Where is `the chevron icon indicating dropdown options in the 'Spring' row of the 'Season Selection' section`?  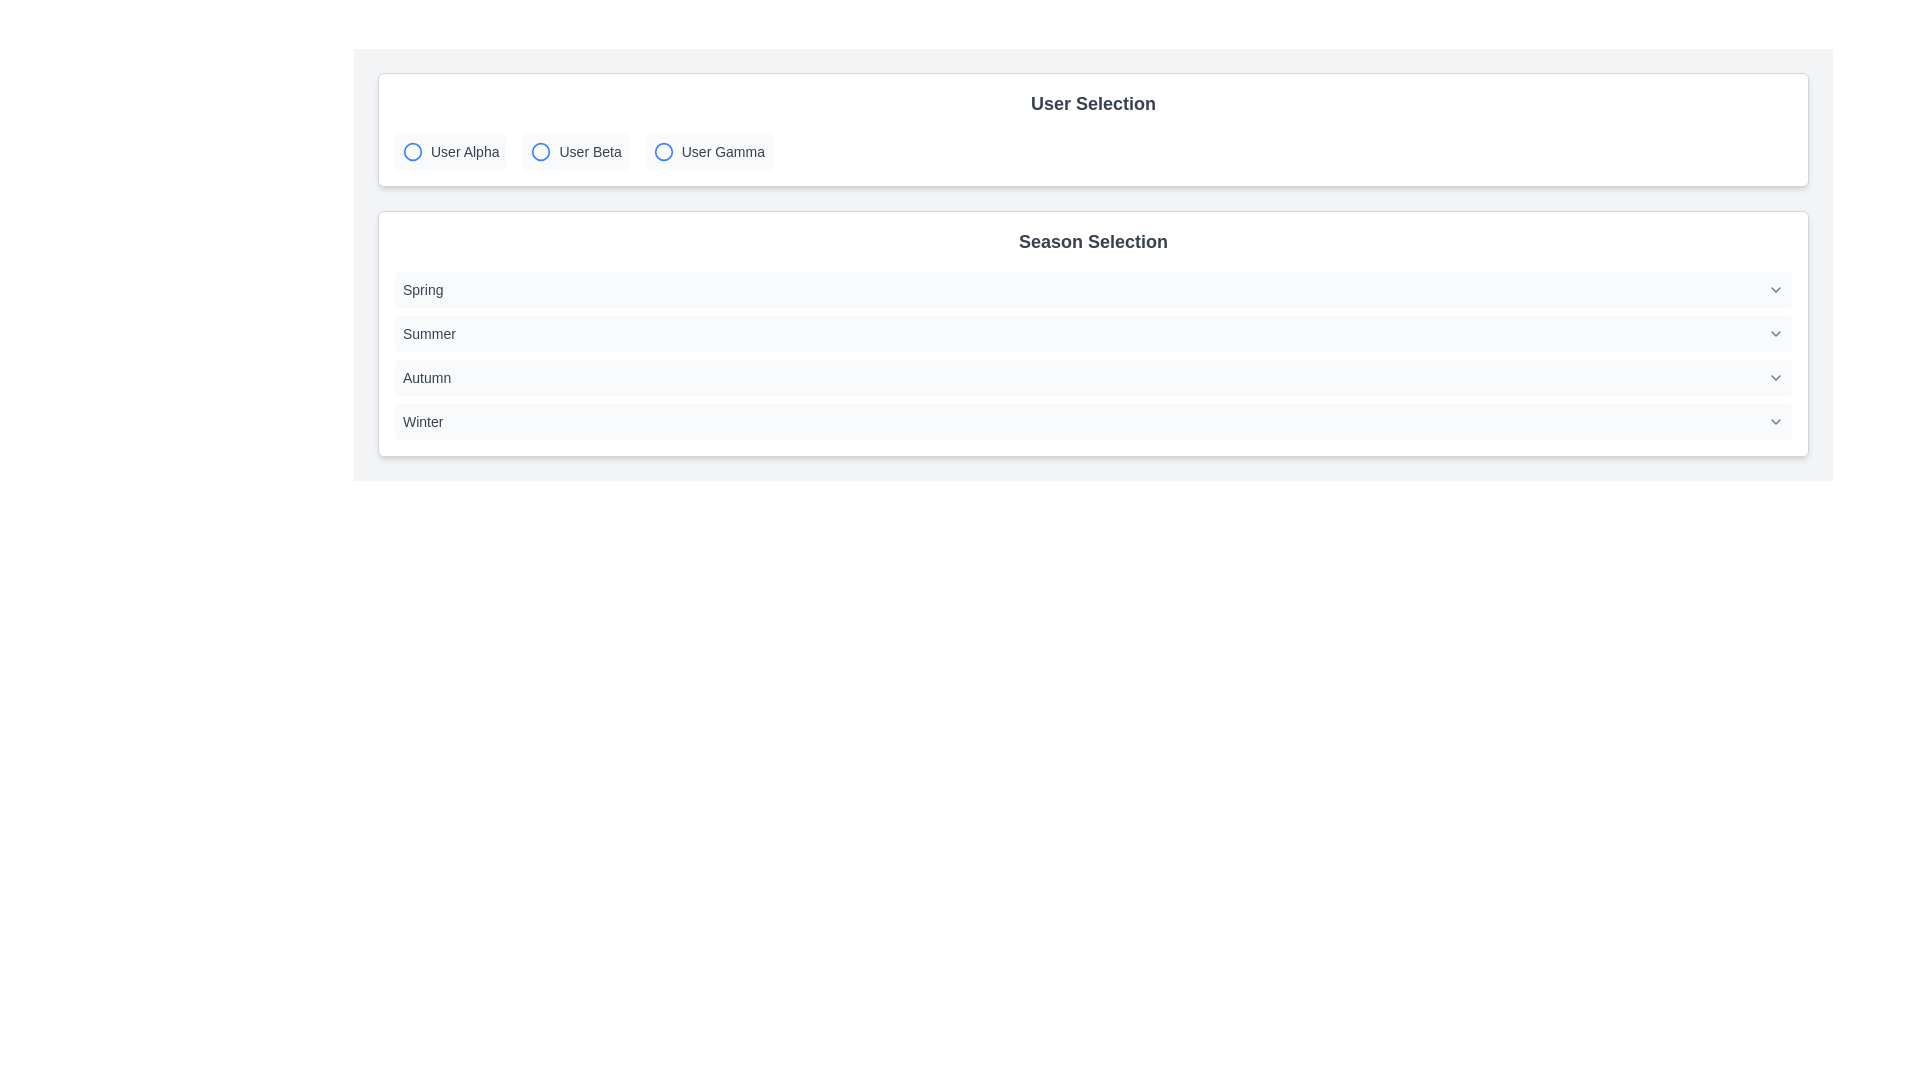 the chevron icon indicating dropdown options in the 'Spring' row of the 'Season Selection' section is located at coordinates (1776, 289).